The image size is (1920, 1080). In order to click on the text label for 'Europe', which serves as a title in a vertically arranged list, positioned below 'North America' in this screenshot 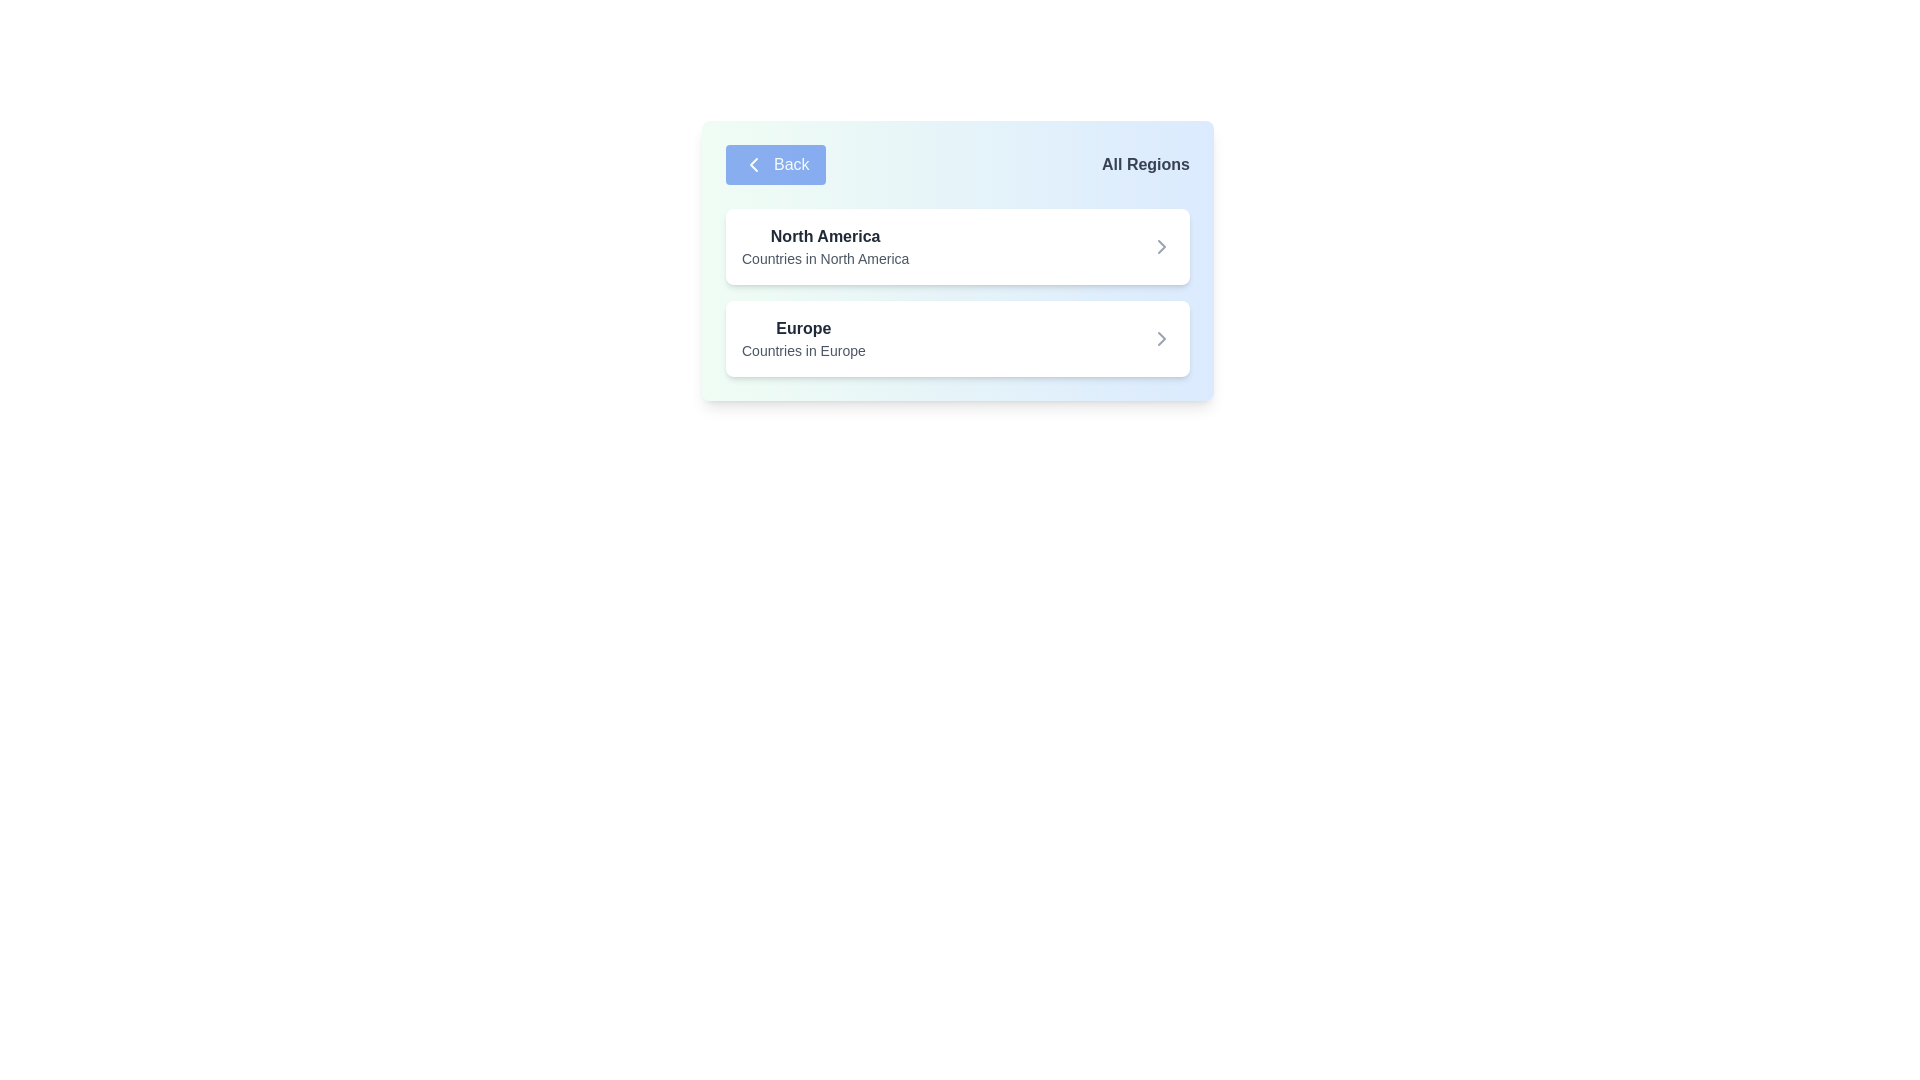, I will do `click(803, 327)`.